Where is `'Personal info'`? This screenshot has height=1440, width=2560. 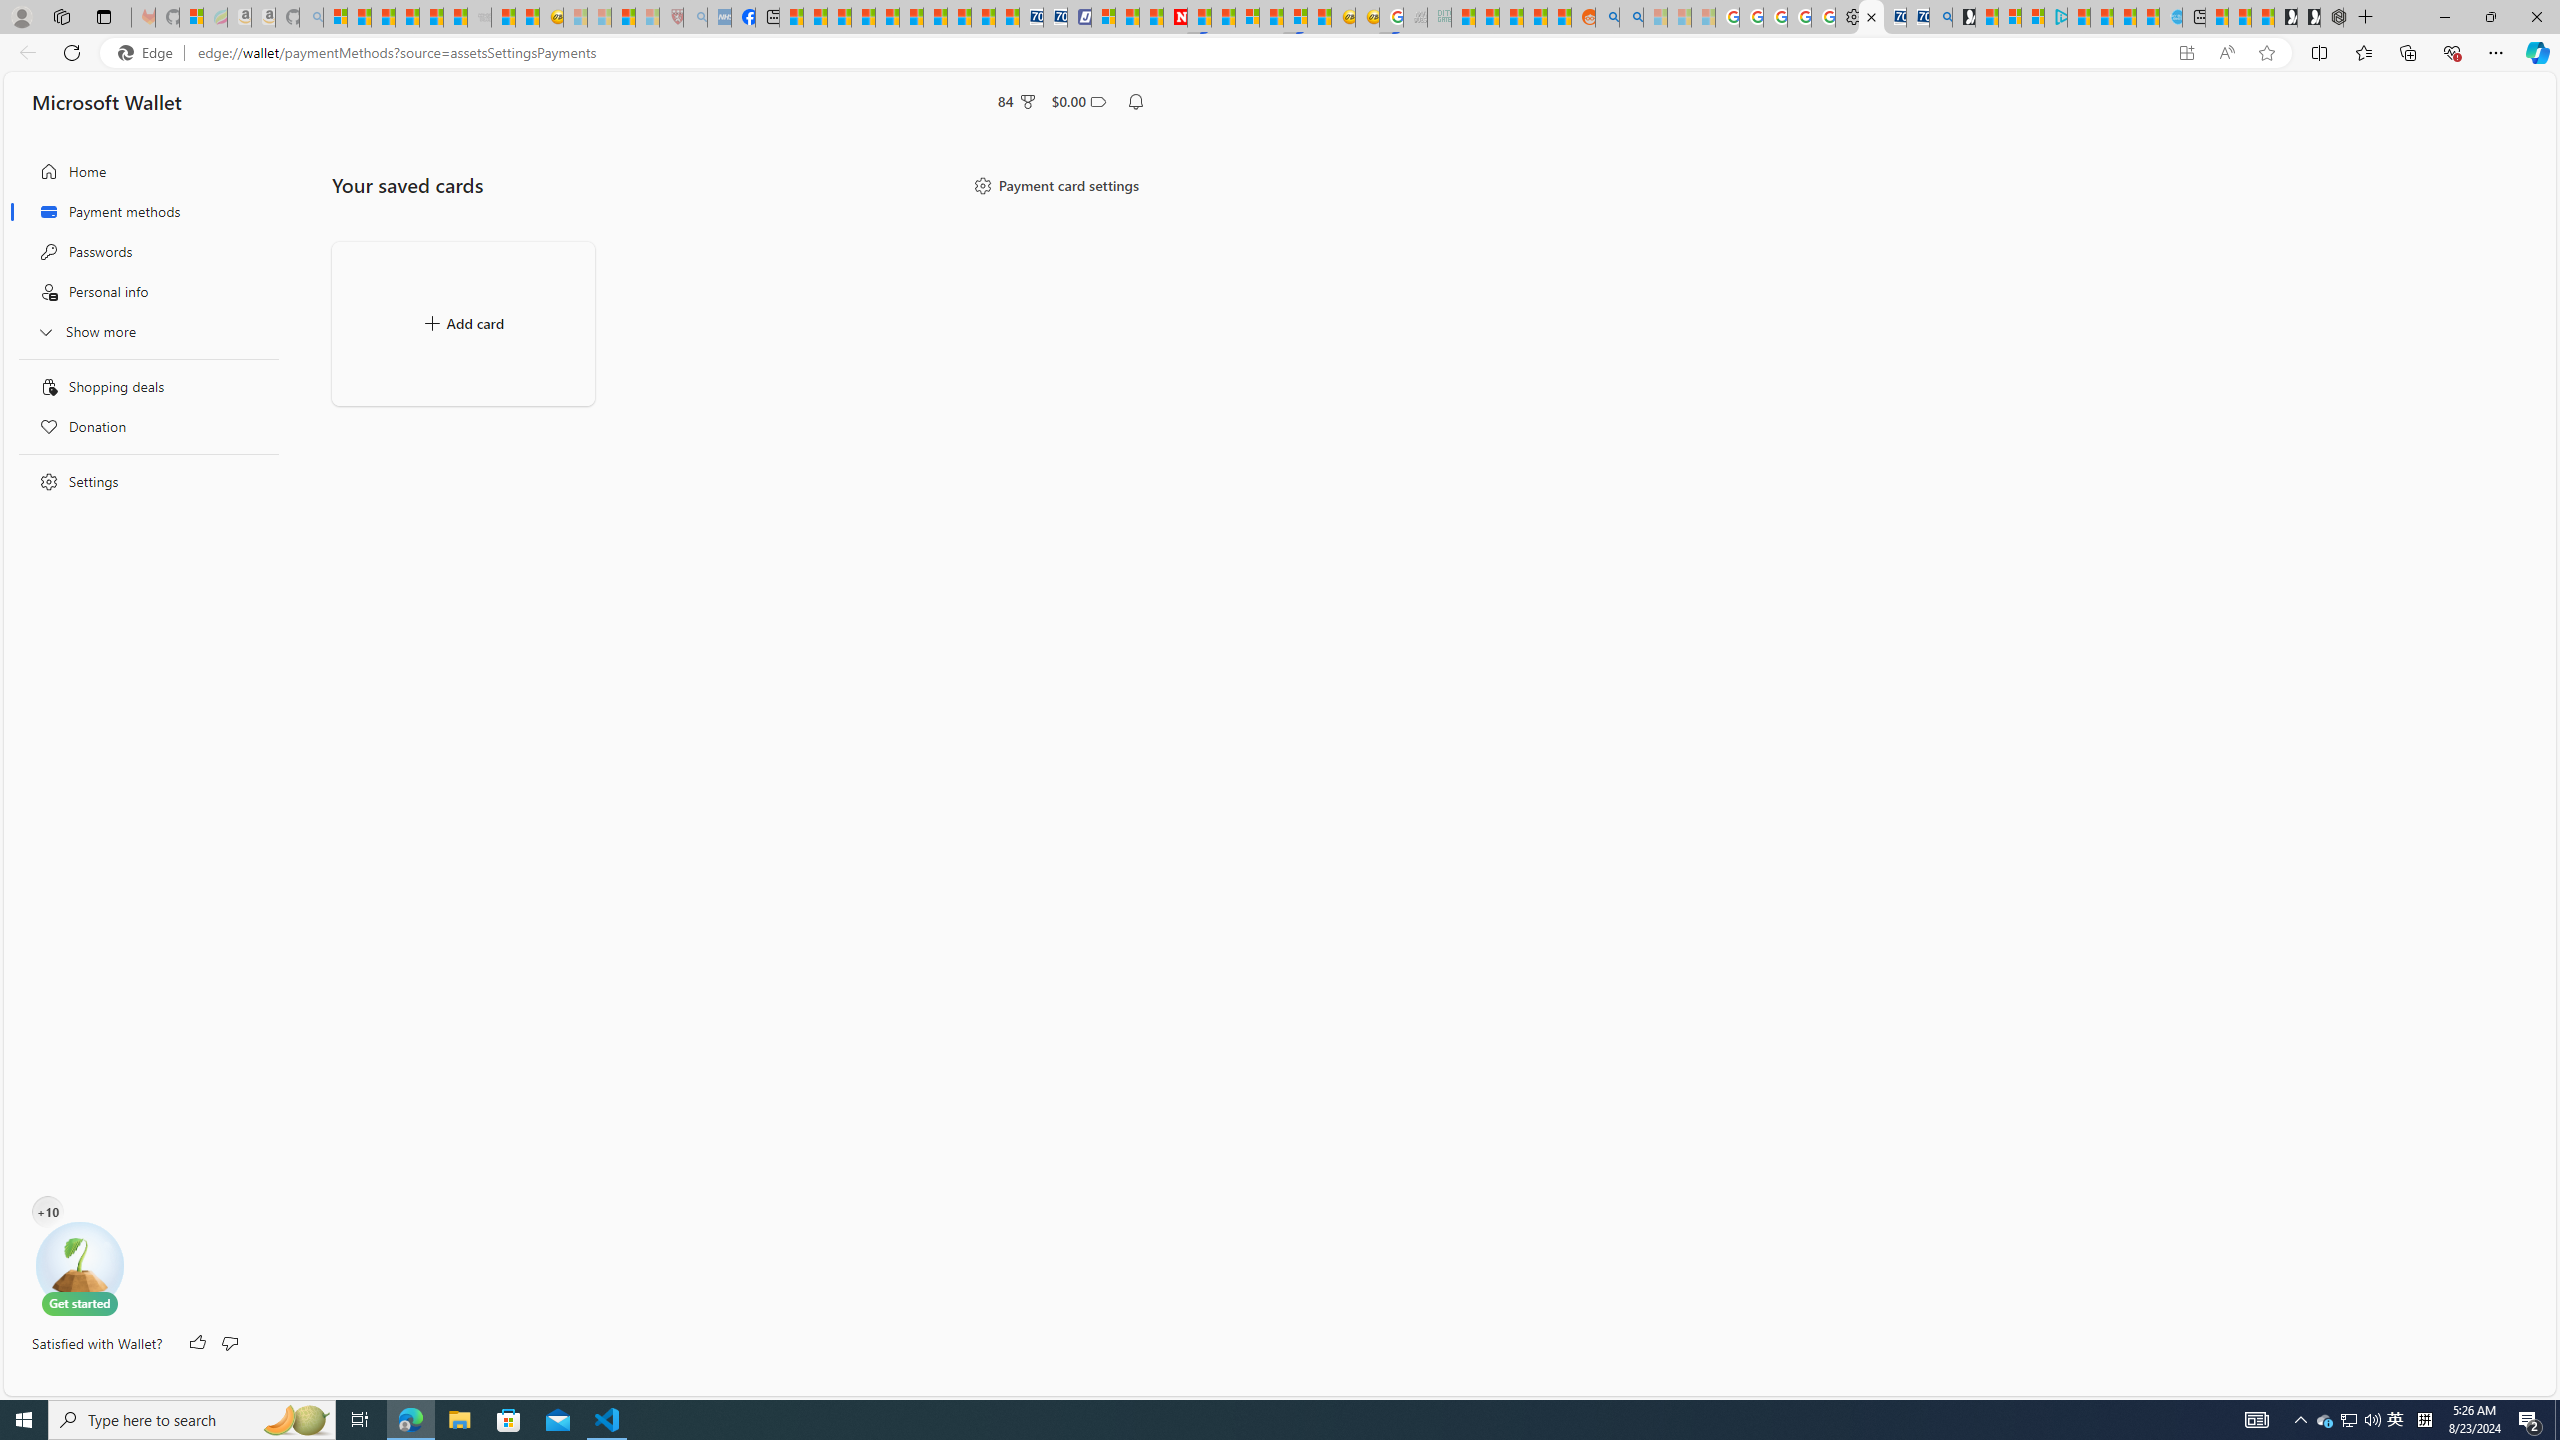
'Personal info' is located at coordinates (142, 291).